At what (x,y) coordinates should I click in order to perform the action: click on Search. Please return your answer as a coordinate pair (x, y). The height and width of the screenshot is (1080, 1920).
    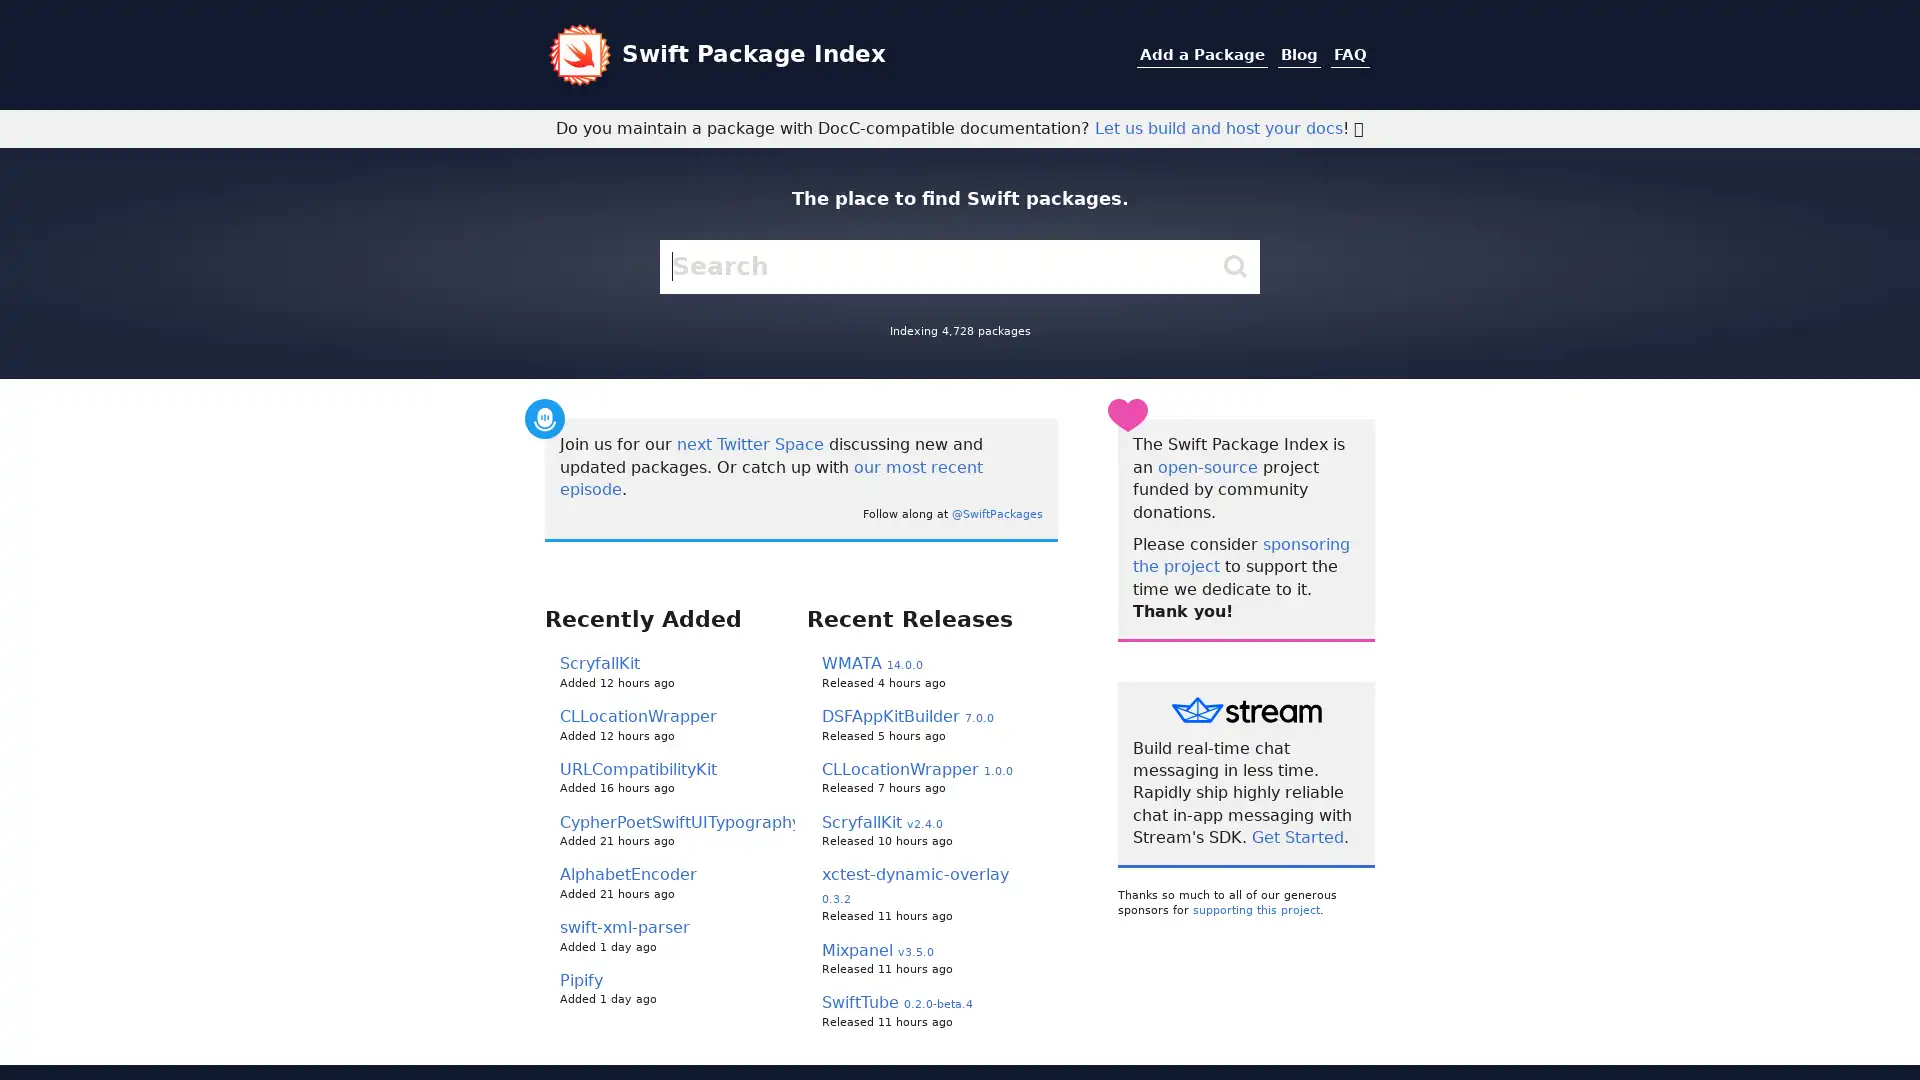
    Looking at the image, I should click on (1233, 265).